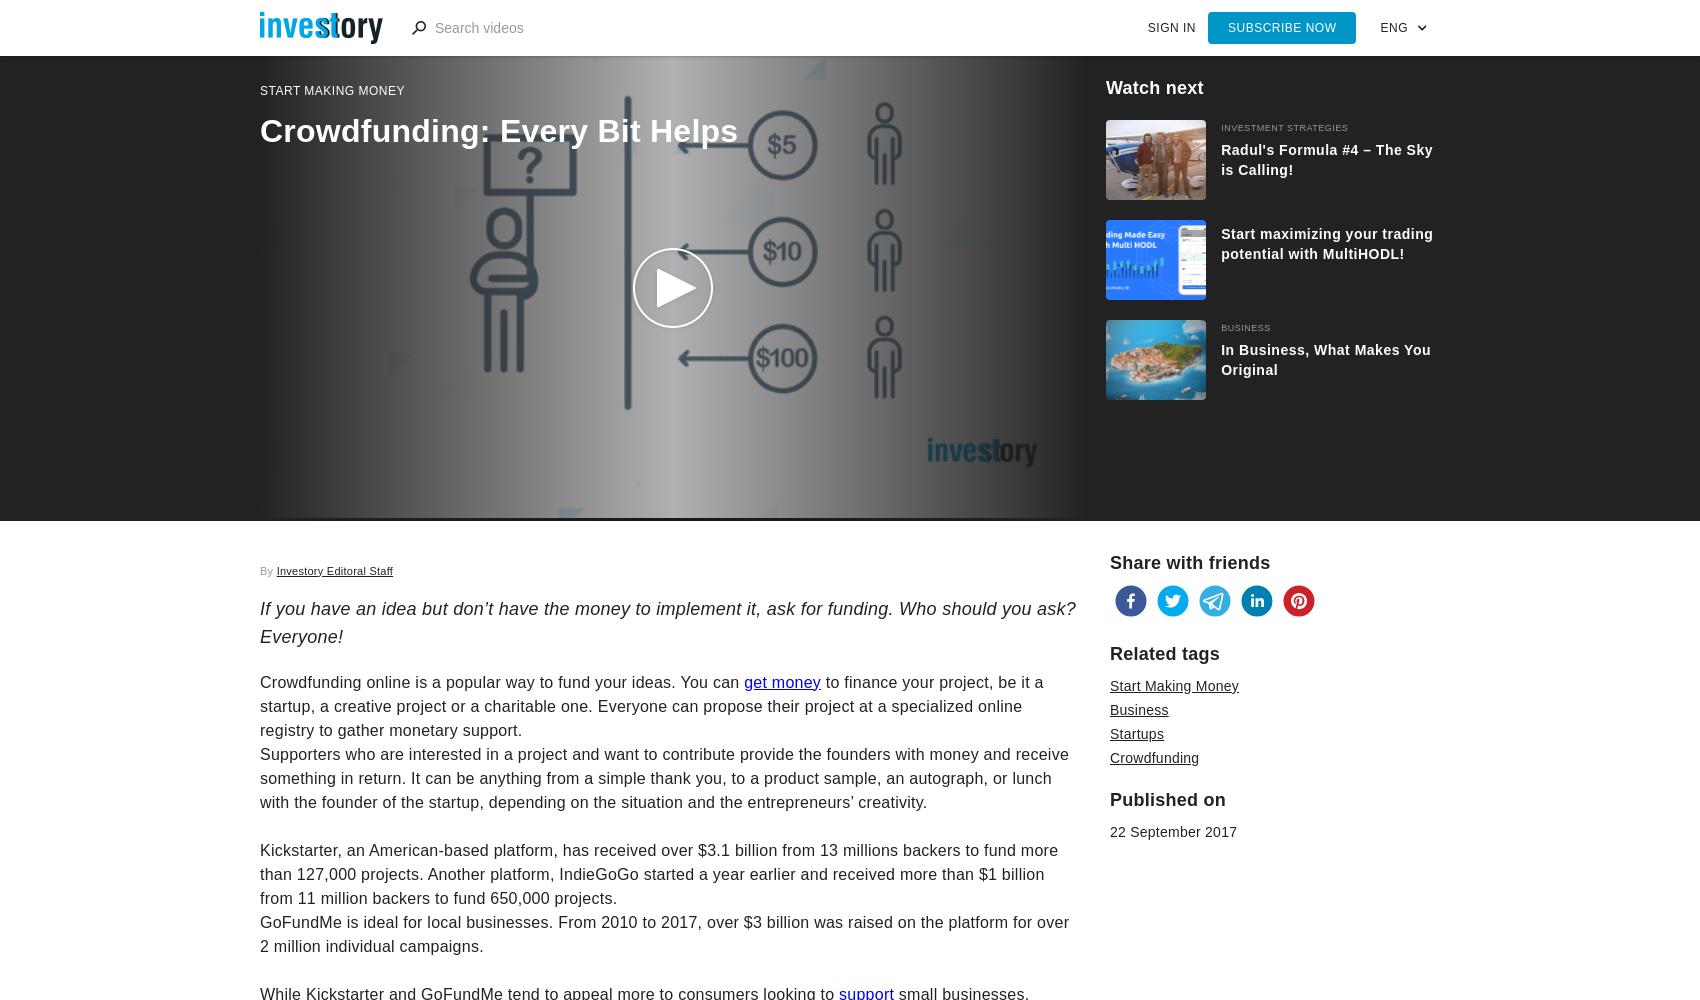  Describe the element at coordinates (1393, 28) in the screenshot. I see `'ENG'` at that location.